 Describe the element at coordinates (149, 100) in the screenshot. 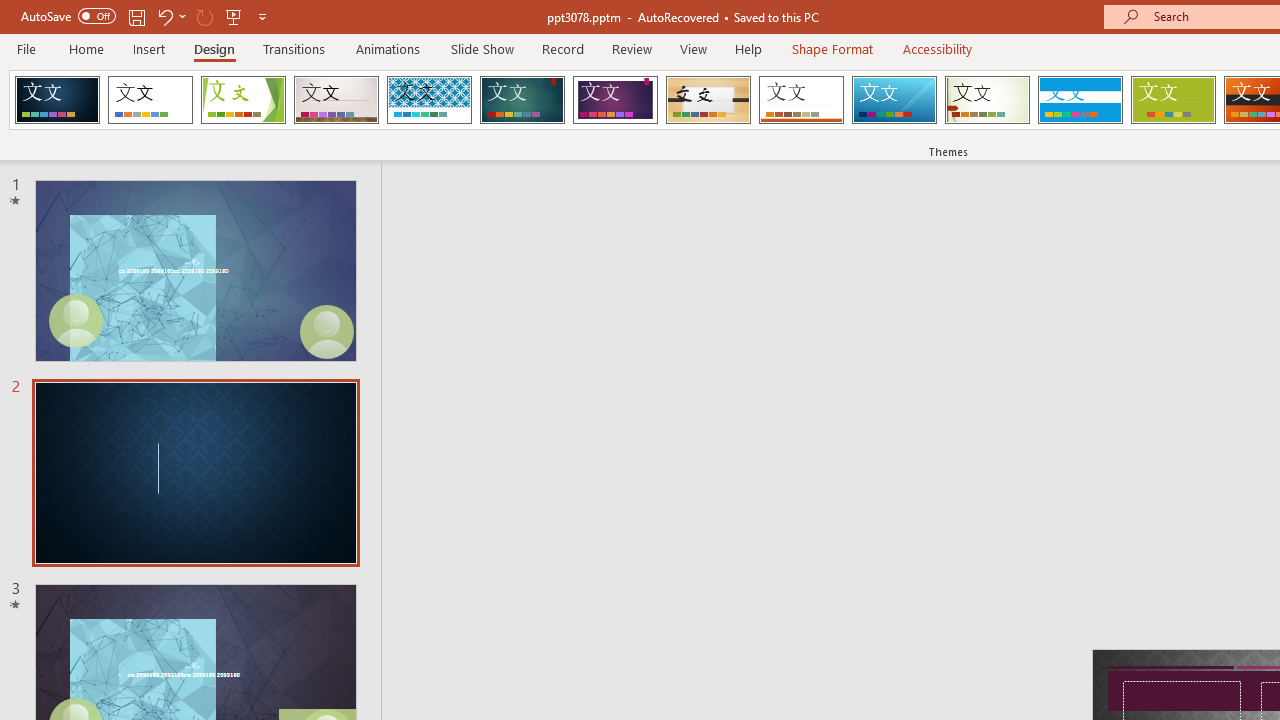

I see `'Office Theme'` at that location.